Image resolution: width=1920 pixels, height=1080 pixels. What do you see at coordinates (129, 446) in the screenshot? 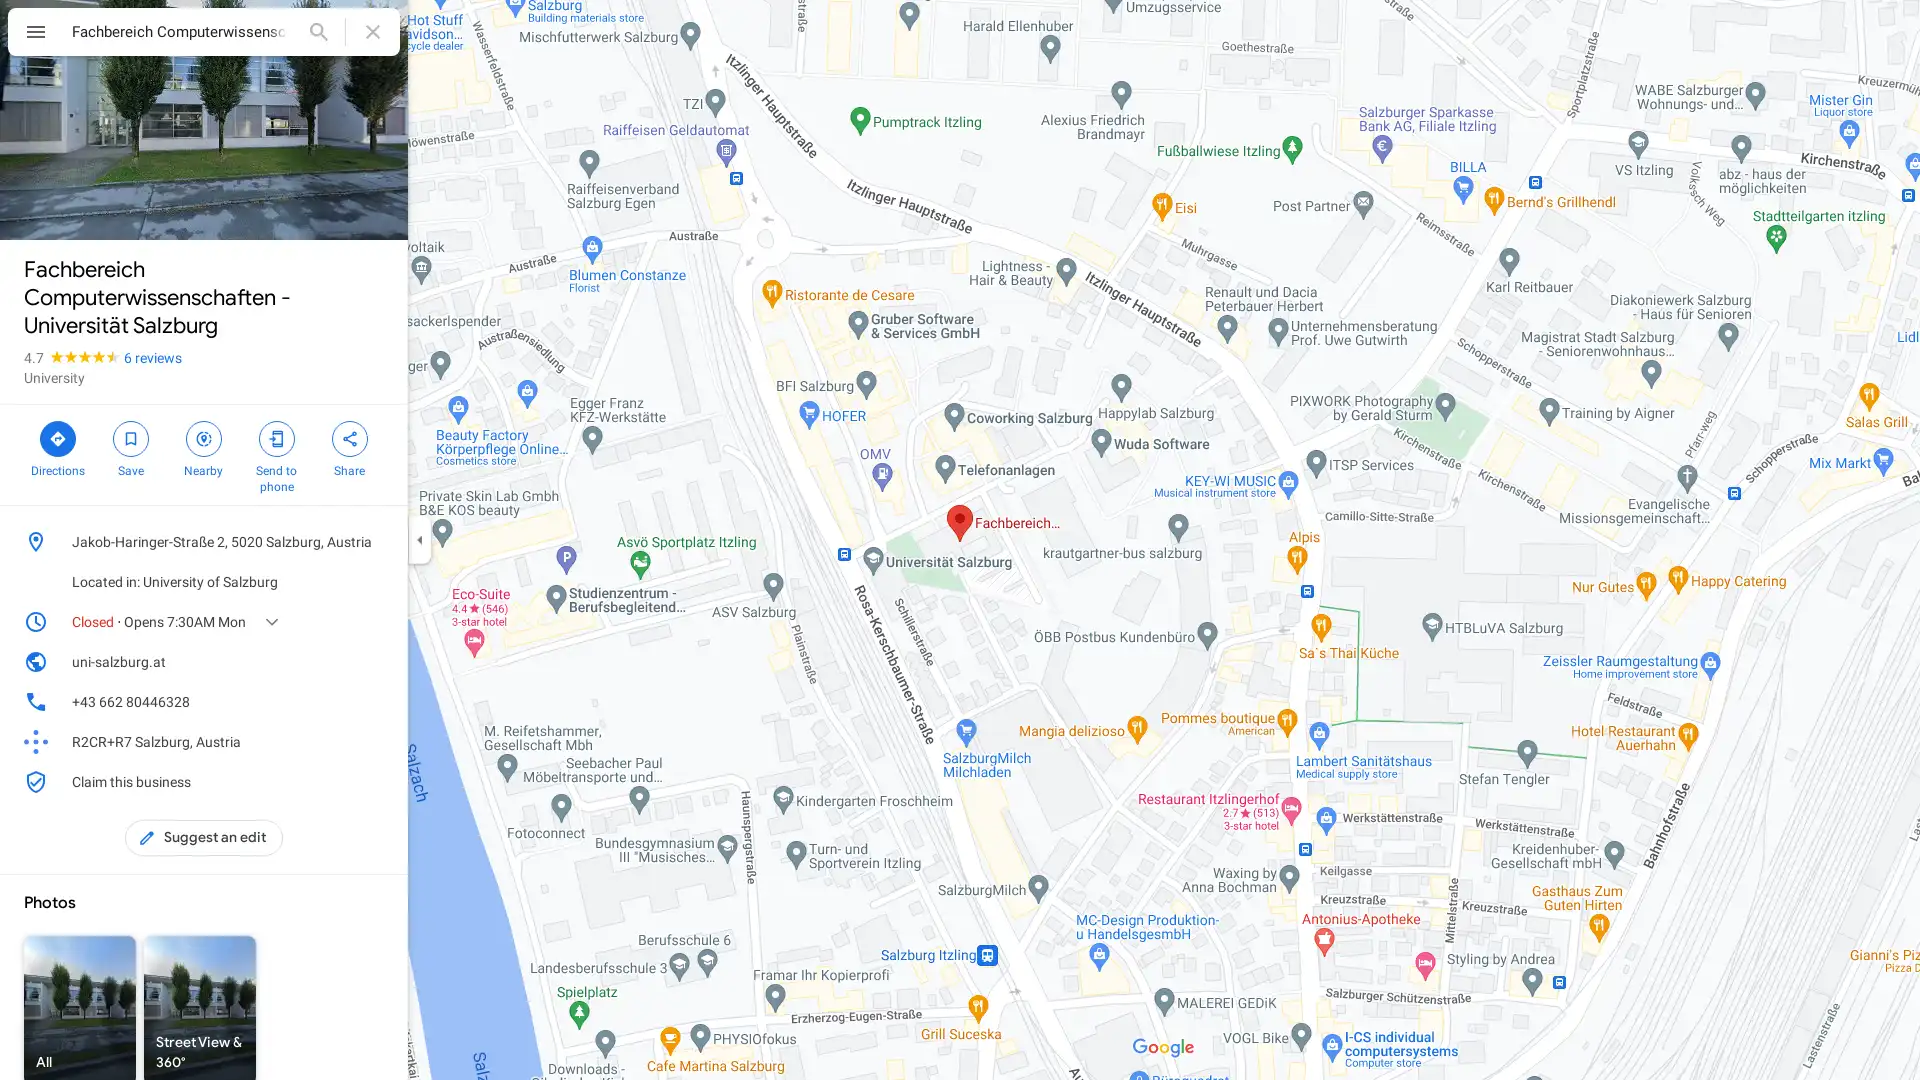
I see `Save Fachbereich Computerwissenschaften - Universitat Salzburg in your lists` at bounding box center [129, 446].